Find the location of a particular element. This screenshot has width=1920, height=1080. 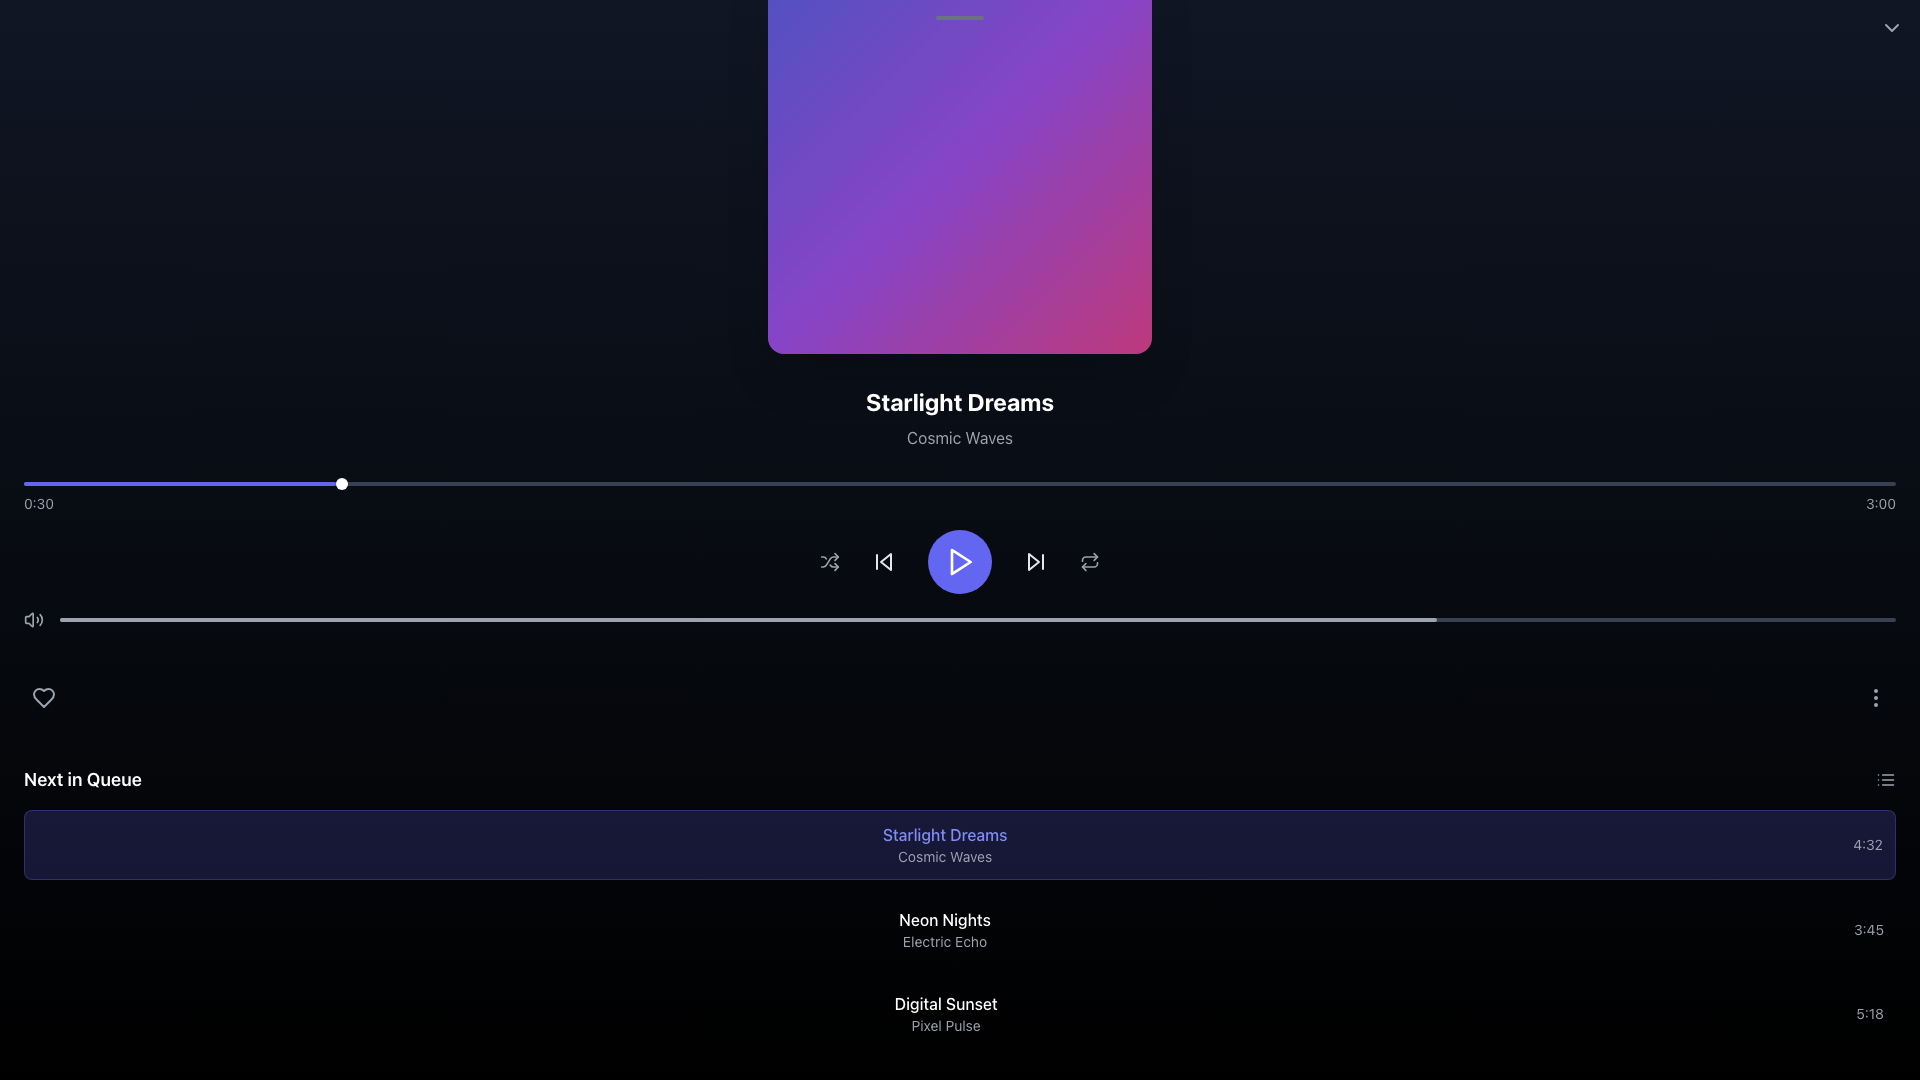

the thumb indicator of the progress bar located underneath the title 'Starlight Dreams' is located at coordinates (960, 483).